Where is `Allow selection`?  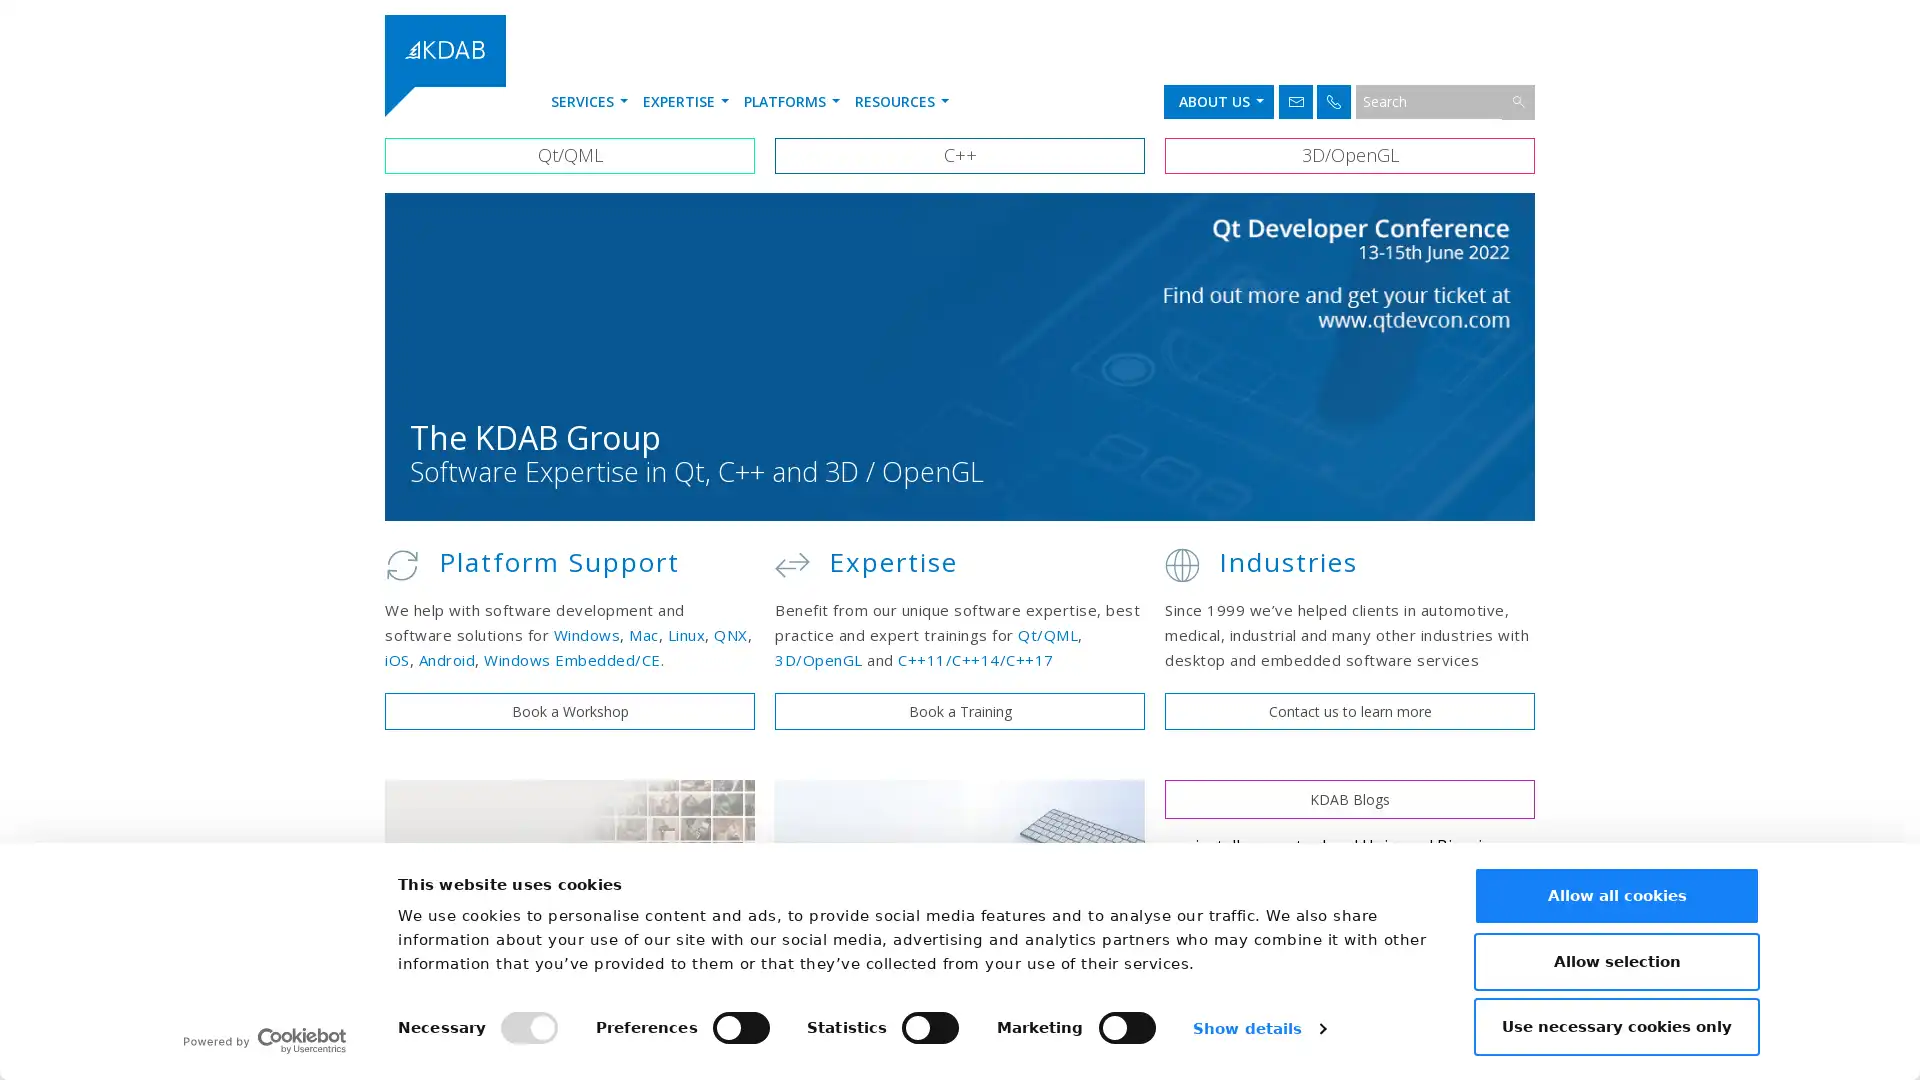
Allow selection is located at coordinates (1617, 959).